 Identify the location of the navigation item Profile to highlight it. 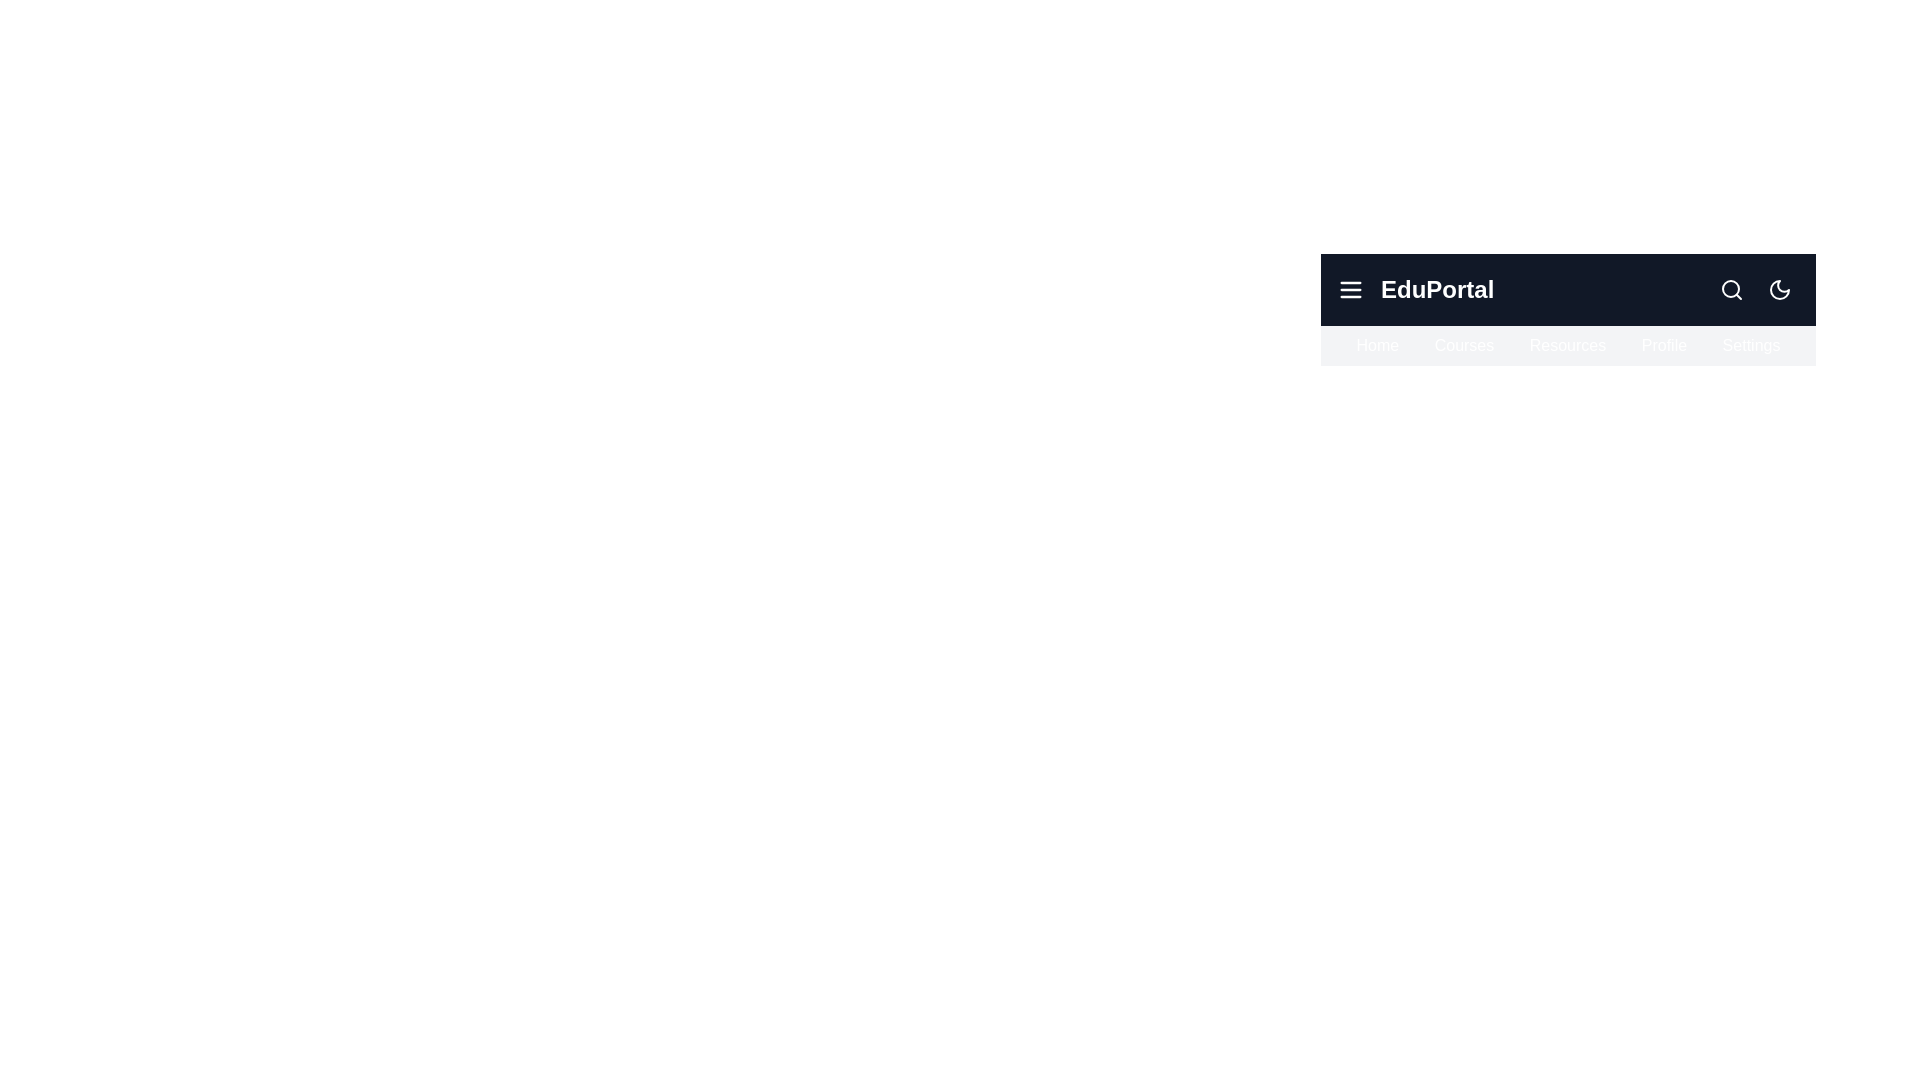
(1664, 345).